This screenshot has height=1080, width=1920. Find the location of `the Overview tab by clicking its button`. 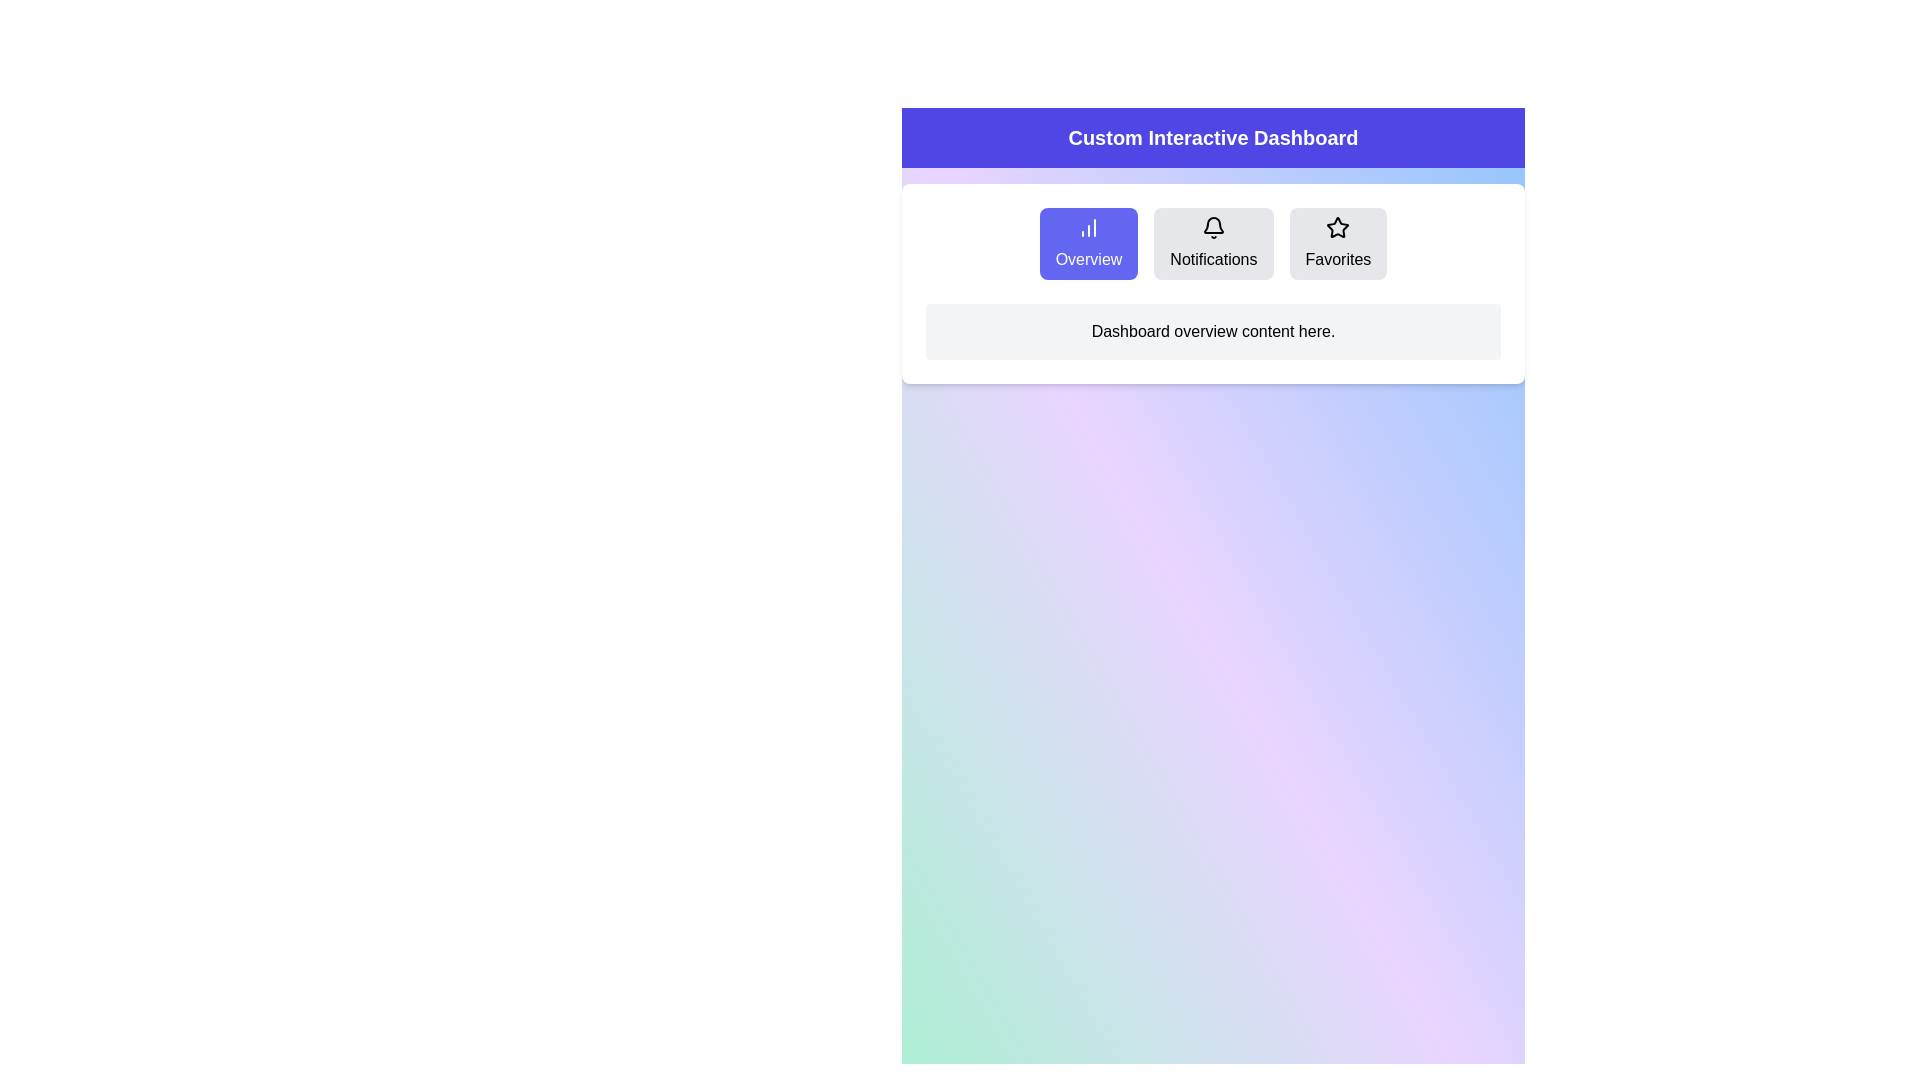

the Overview tab by clicking its button is located at coordinates (1088, 242).